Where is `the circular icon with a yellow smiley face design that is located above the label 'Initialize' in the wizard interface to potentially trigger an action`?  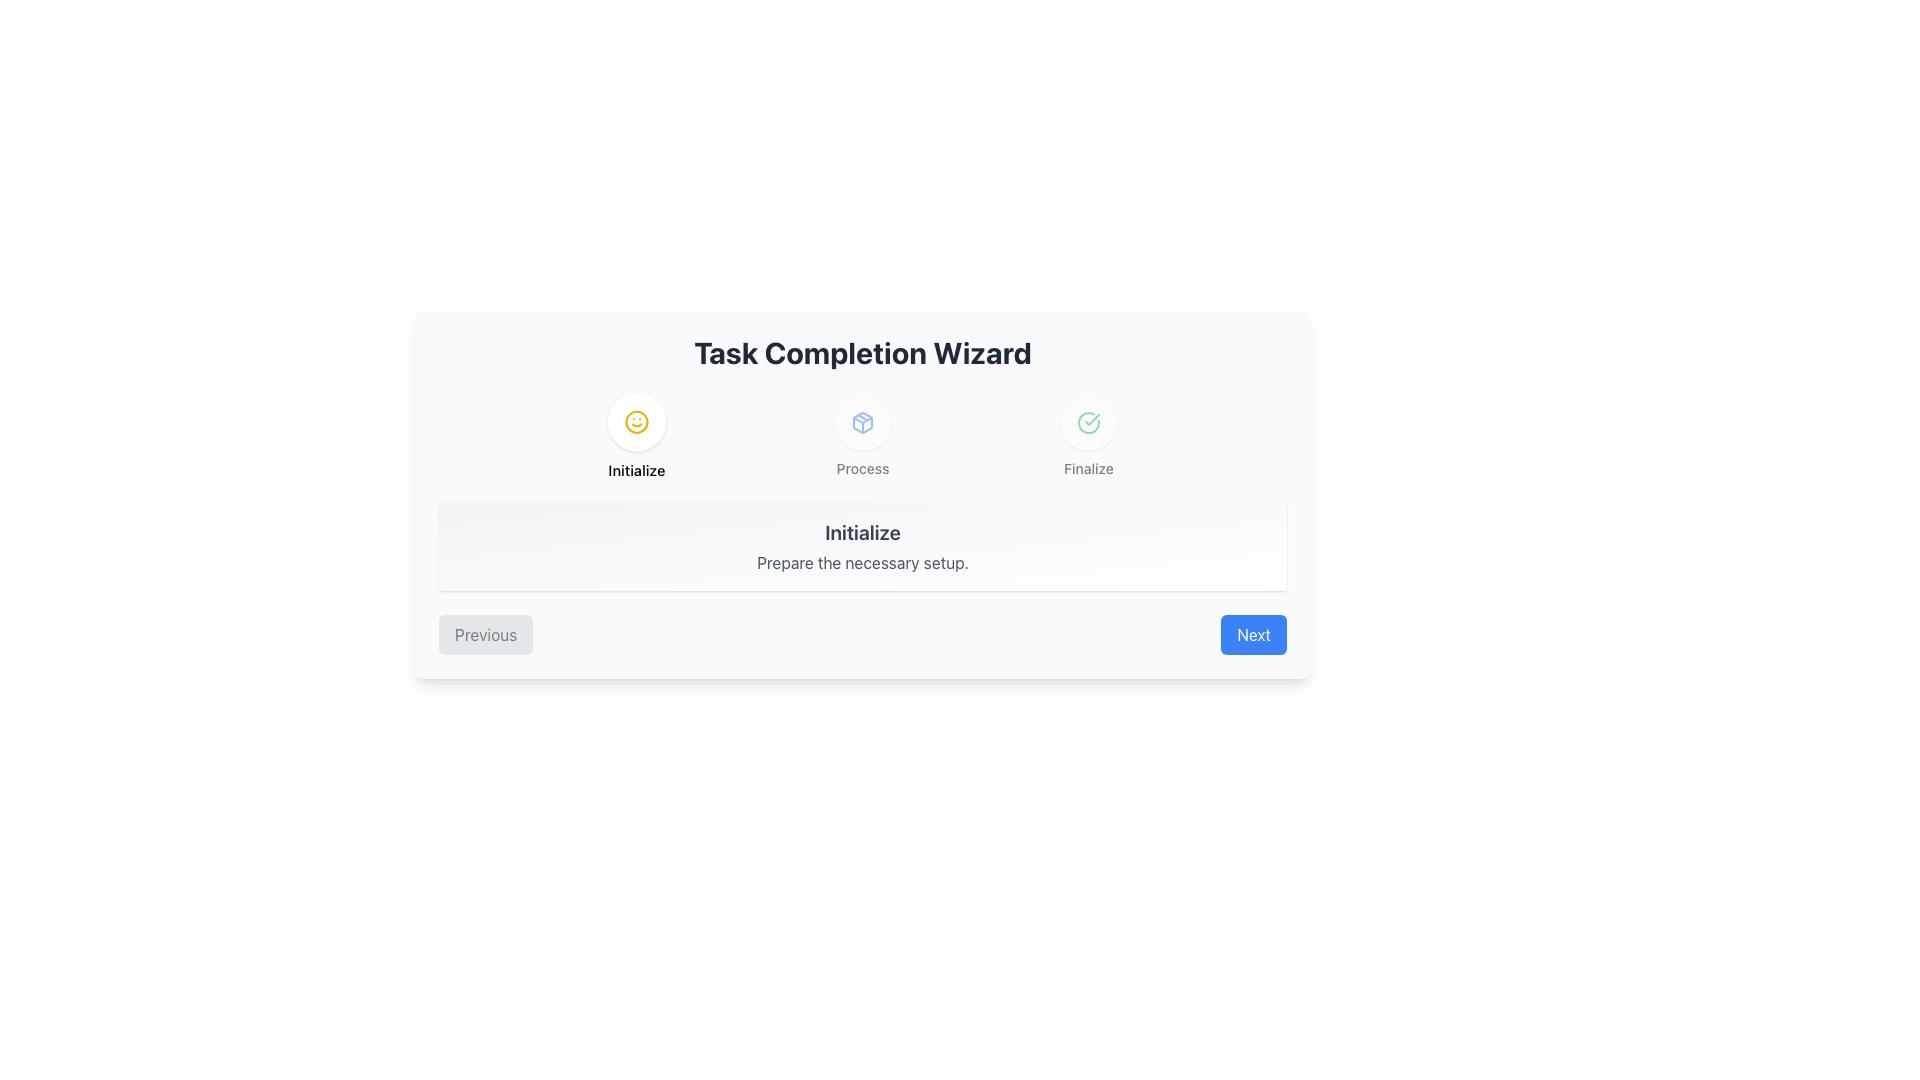 the circular icon with a yellow smiley face design that is located above the label 'Initialize' in the wizard interface to potentially trigger an action is located at coordinates (636, 420).